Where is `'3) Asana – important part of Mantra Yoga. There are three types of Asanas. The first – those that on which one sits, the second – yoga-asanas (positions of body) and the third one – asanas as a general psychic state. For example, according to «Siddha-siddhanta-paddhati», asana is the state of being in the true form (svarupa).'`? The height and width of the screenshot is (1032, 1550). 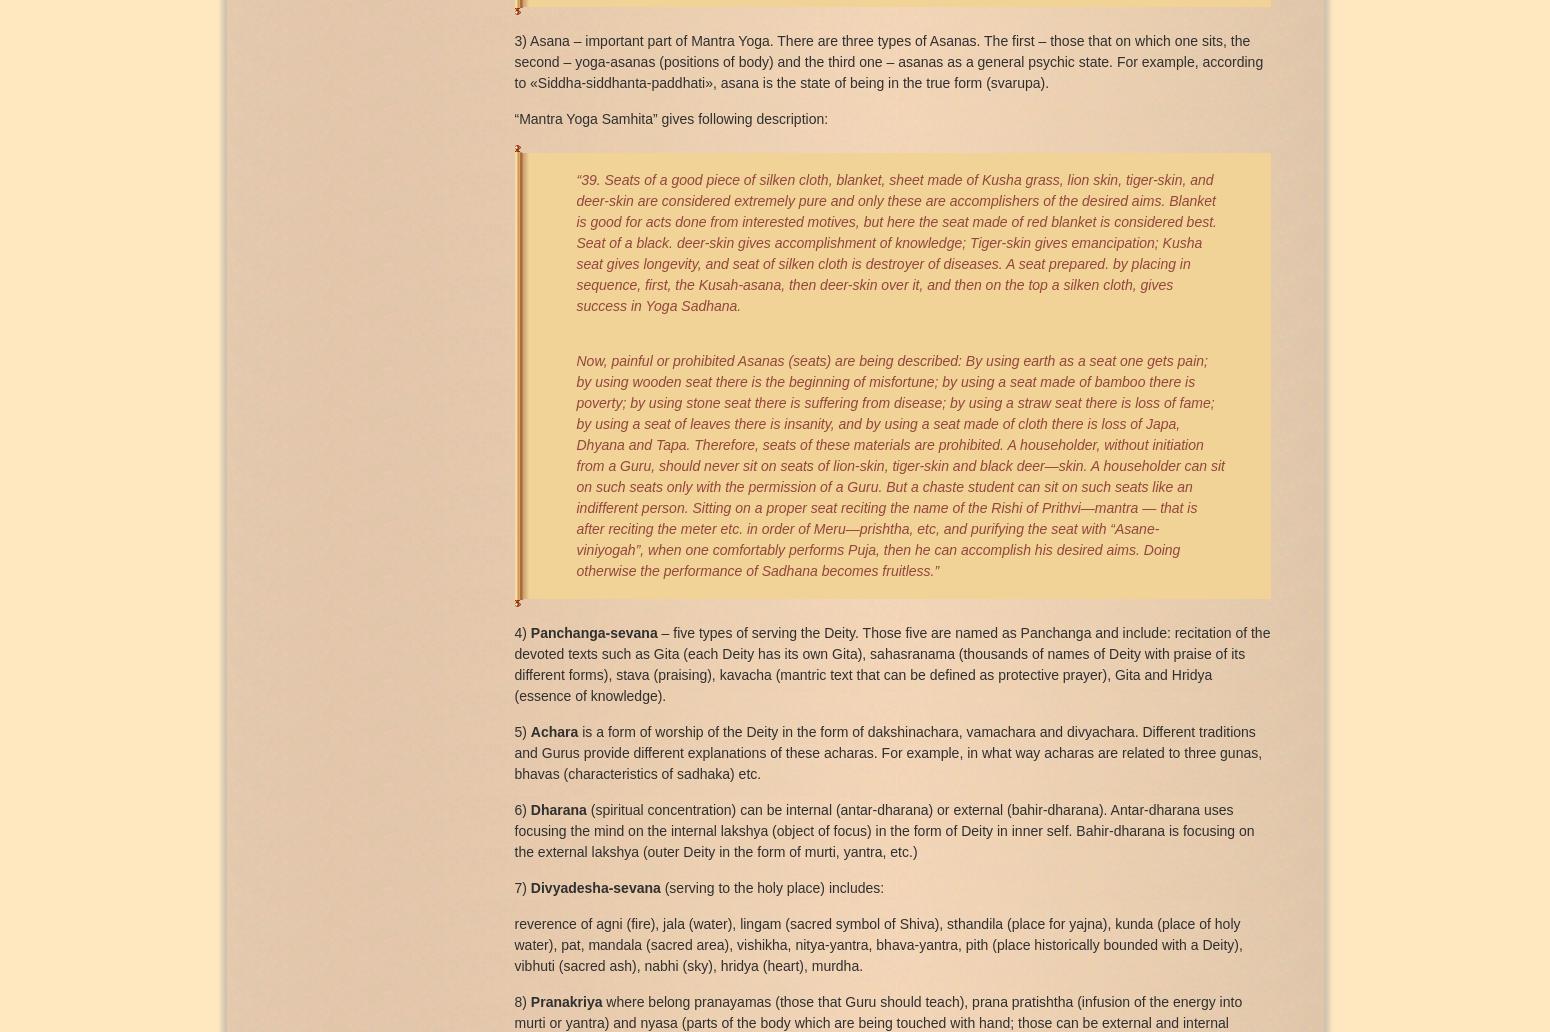
'3) Asana – important part of Mantra Yoga. There are three types of Asanas. The first – those that on which one sits, the second – yoga-asanas (positions of body) and the third one – asanas as a general psychic state. For example, according to «Siddha-siddhanta-paddhati», asana is the state of being in the true form (svarupa).' is located at coordinates (888, 60).